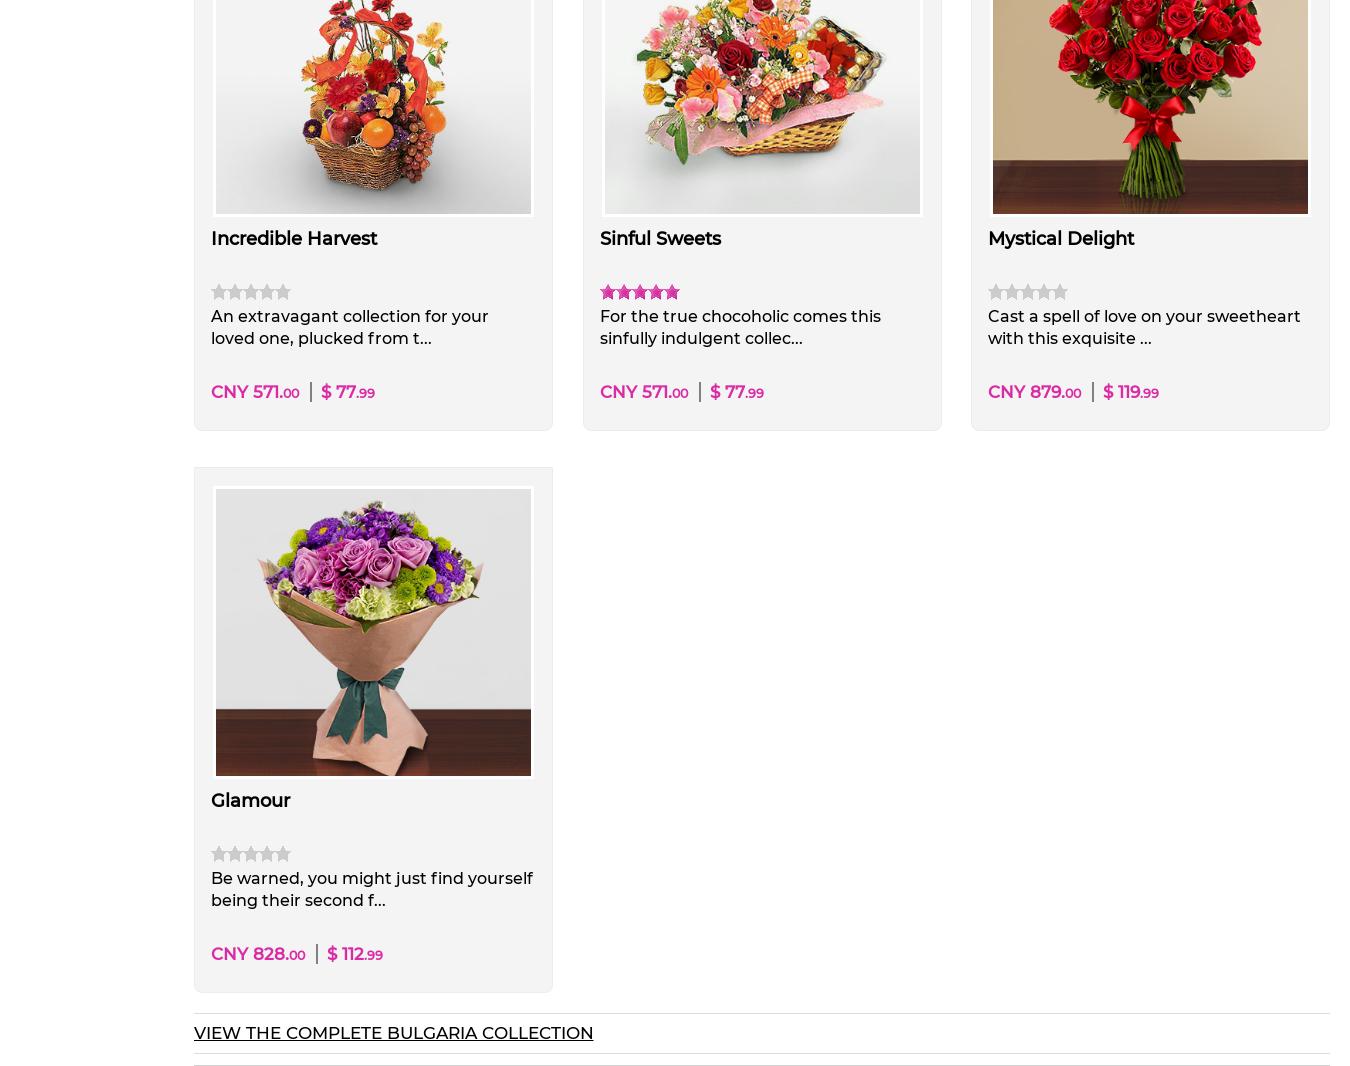 The width and height of the screenshot is (1350, 1066). What do you see at coordinates (392, 1032) in the screenshot?
I see `'VIEW THE COMPLETE BULGARIA COLLECTION'` at bounding box center [392, 1032].